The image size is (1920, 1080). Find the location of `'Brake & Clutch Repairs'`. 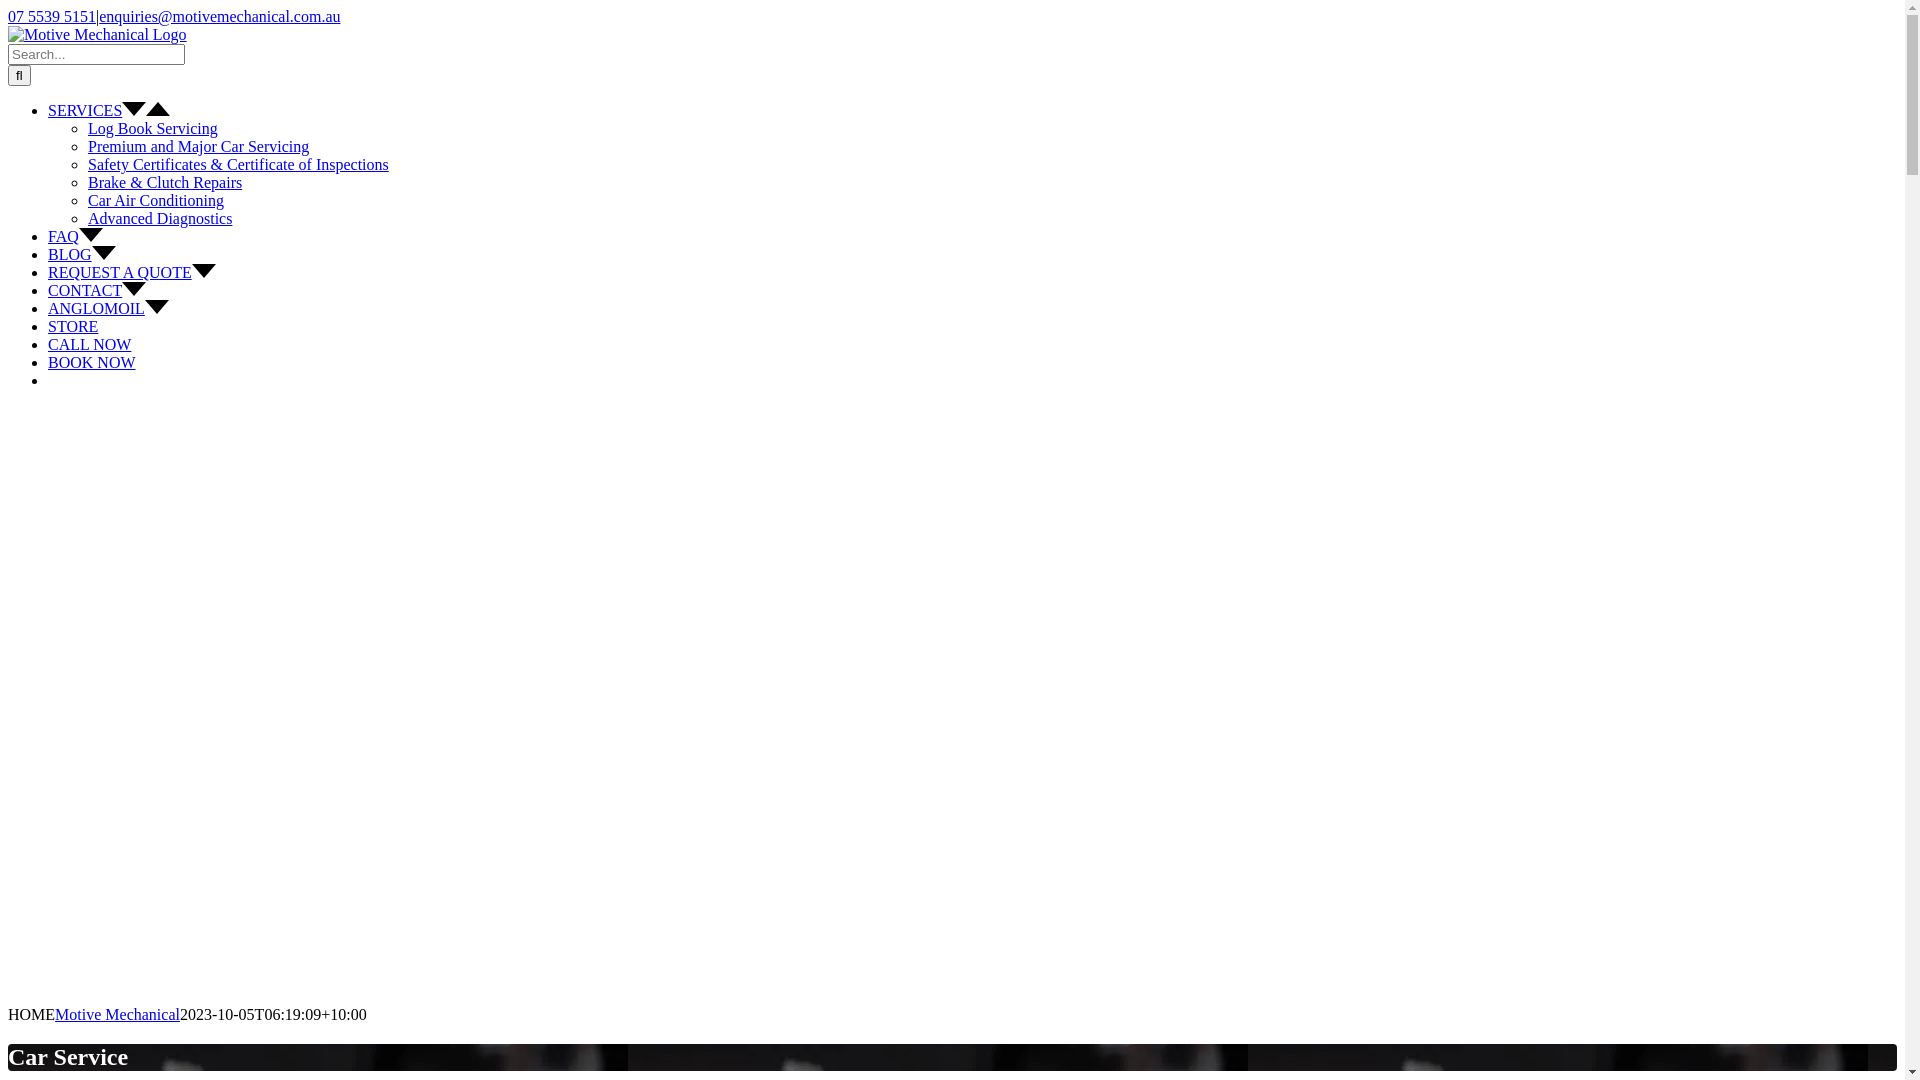

'Brake & Clutch Repairs' is located at coordinates (164, 182).